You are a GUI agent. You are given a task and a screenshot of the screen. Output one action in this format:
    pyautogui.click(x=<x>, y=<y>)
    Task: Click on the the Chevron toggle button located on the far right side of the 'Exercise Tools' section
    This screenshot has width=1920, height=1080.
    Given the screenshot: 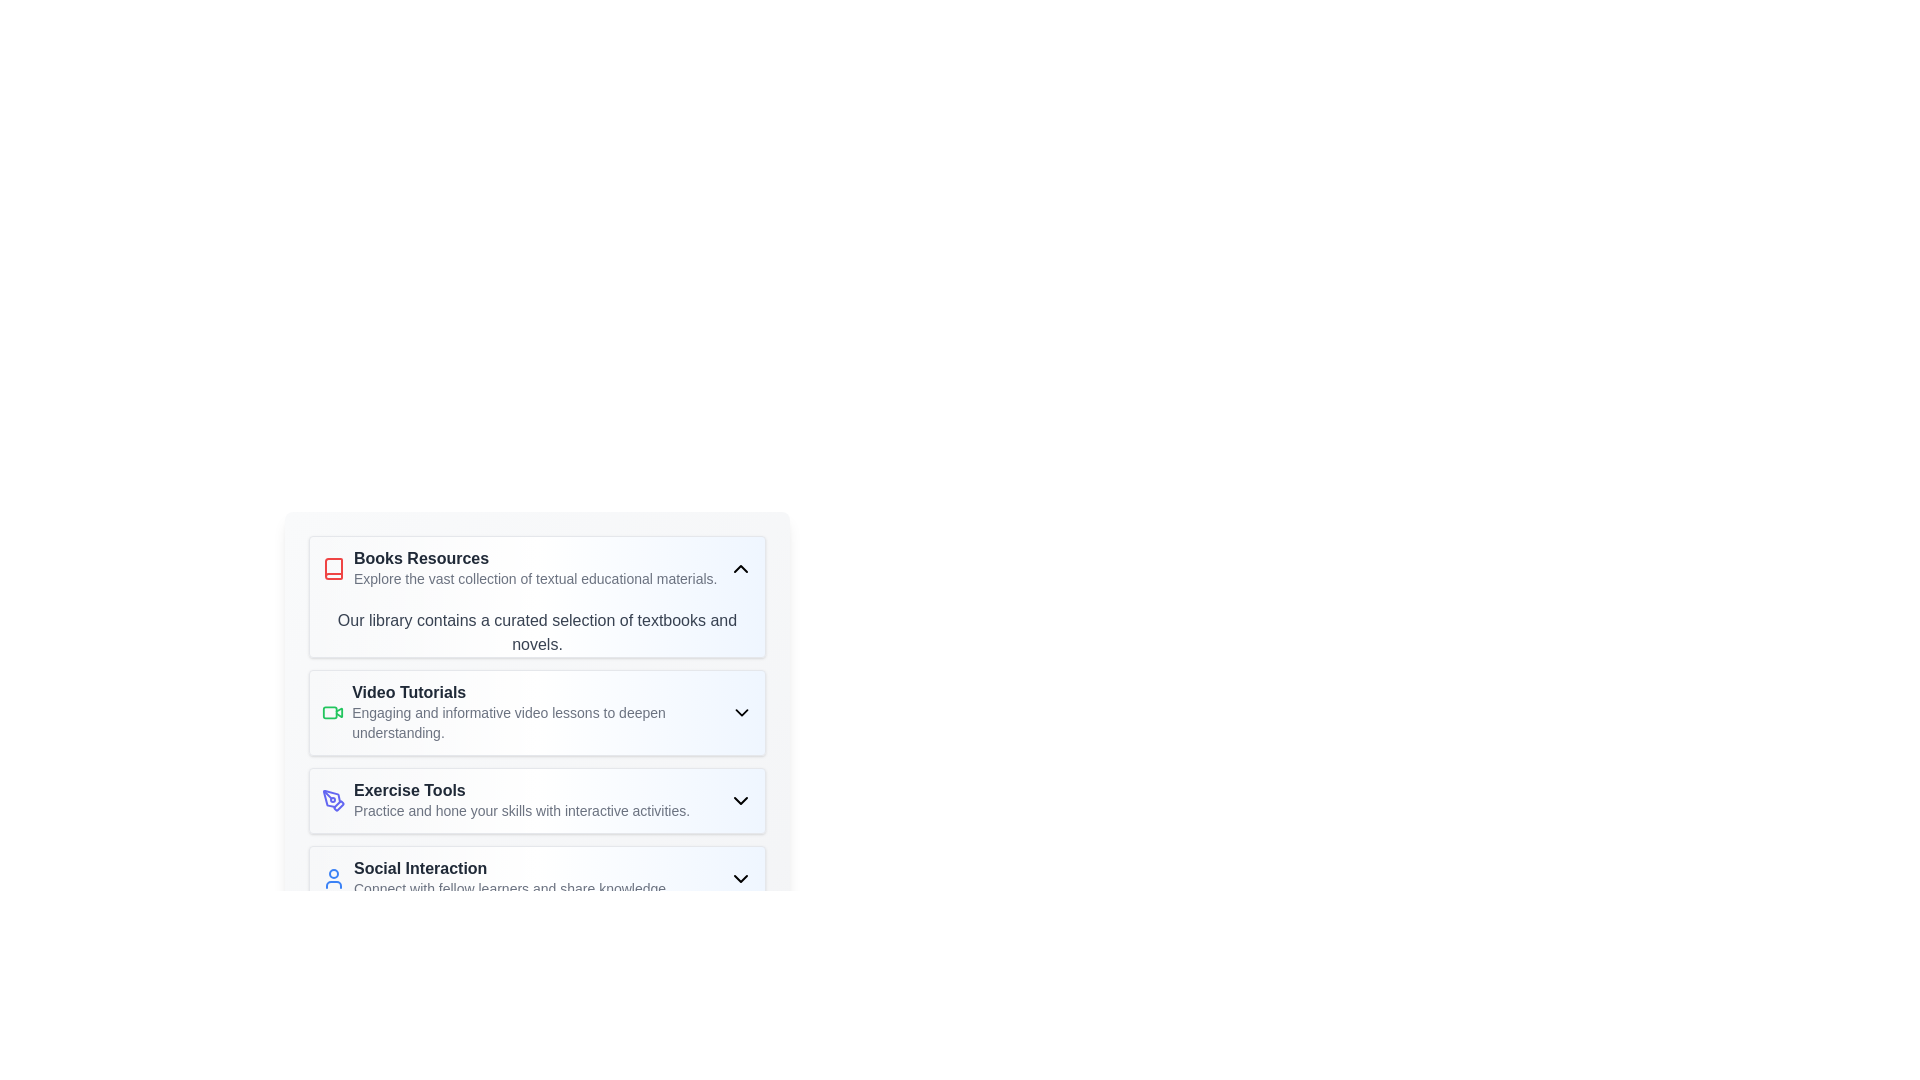 What is the action you would take?
    pyautogui.click(x=739, y=800)
    